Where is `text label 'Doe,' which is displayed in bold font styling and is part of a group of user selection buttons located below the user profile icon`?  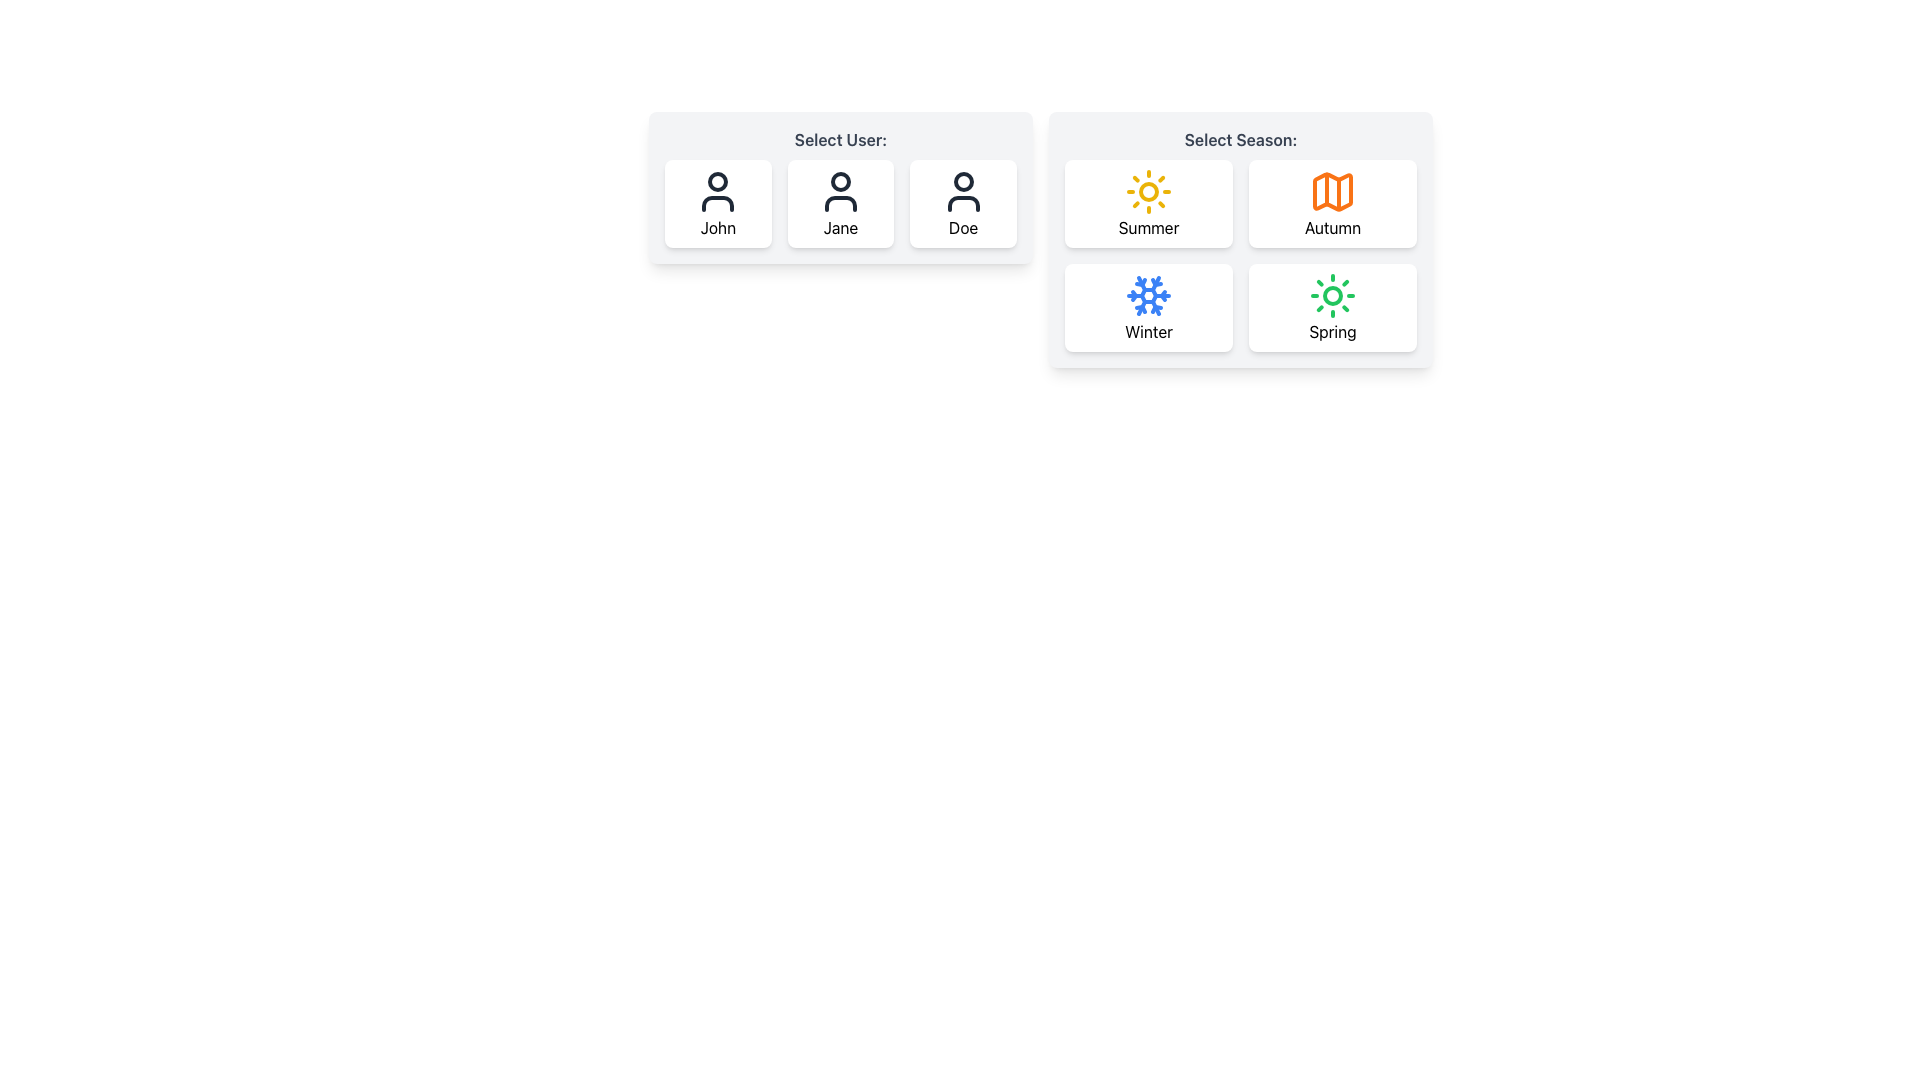
text label 'Doe,' which is displayed in bold font styling and is part of a group of user selection buttons located below the user profile icon is located at coordinates (963, 226).